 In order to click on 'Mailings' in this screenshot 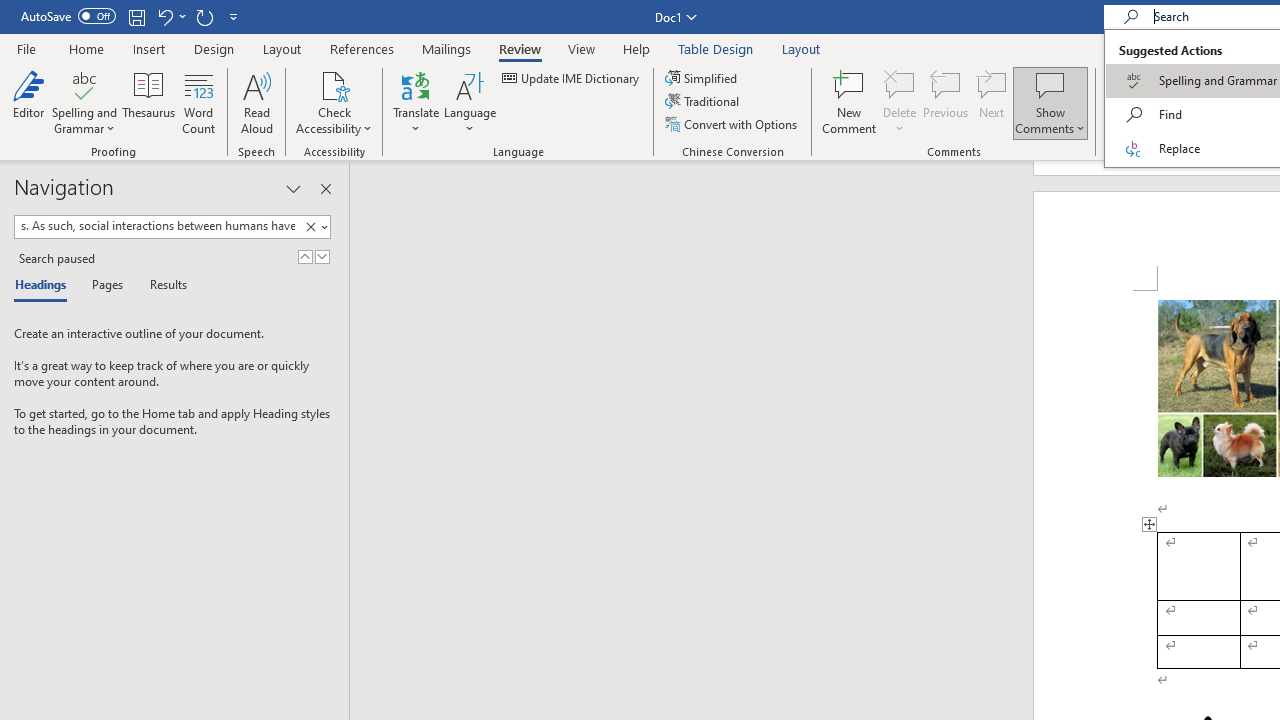, I will do `click(446, 48)`.